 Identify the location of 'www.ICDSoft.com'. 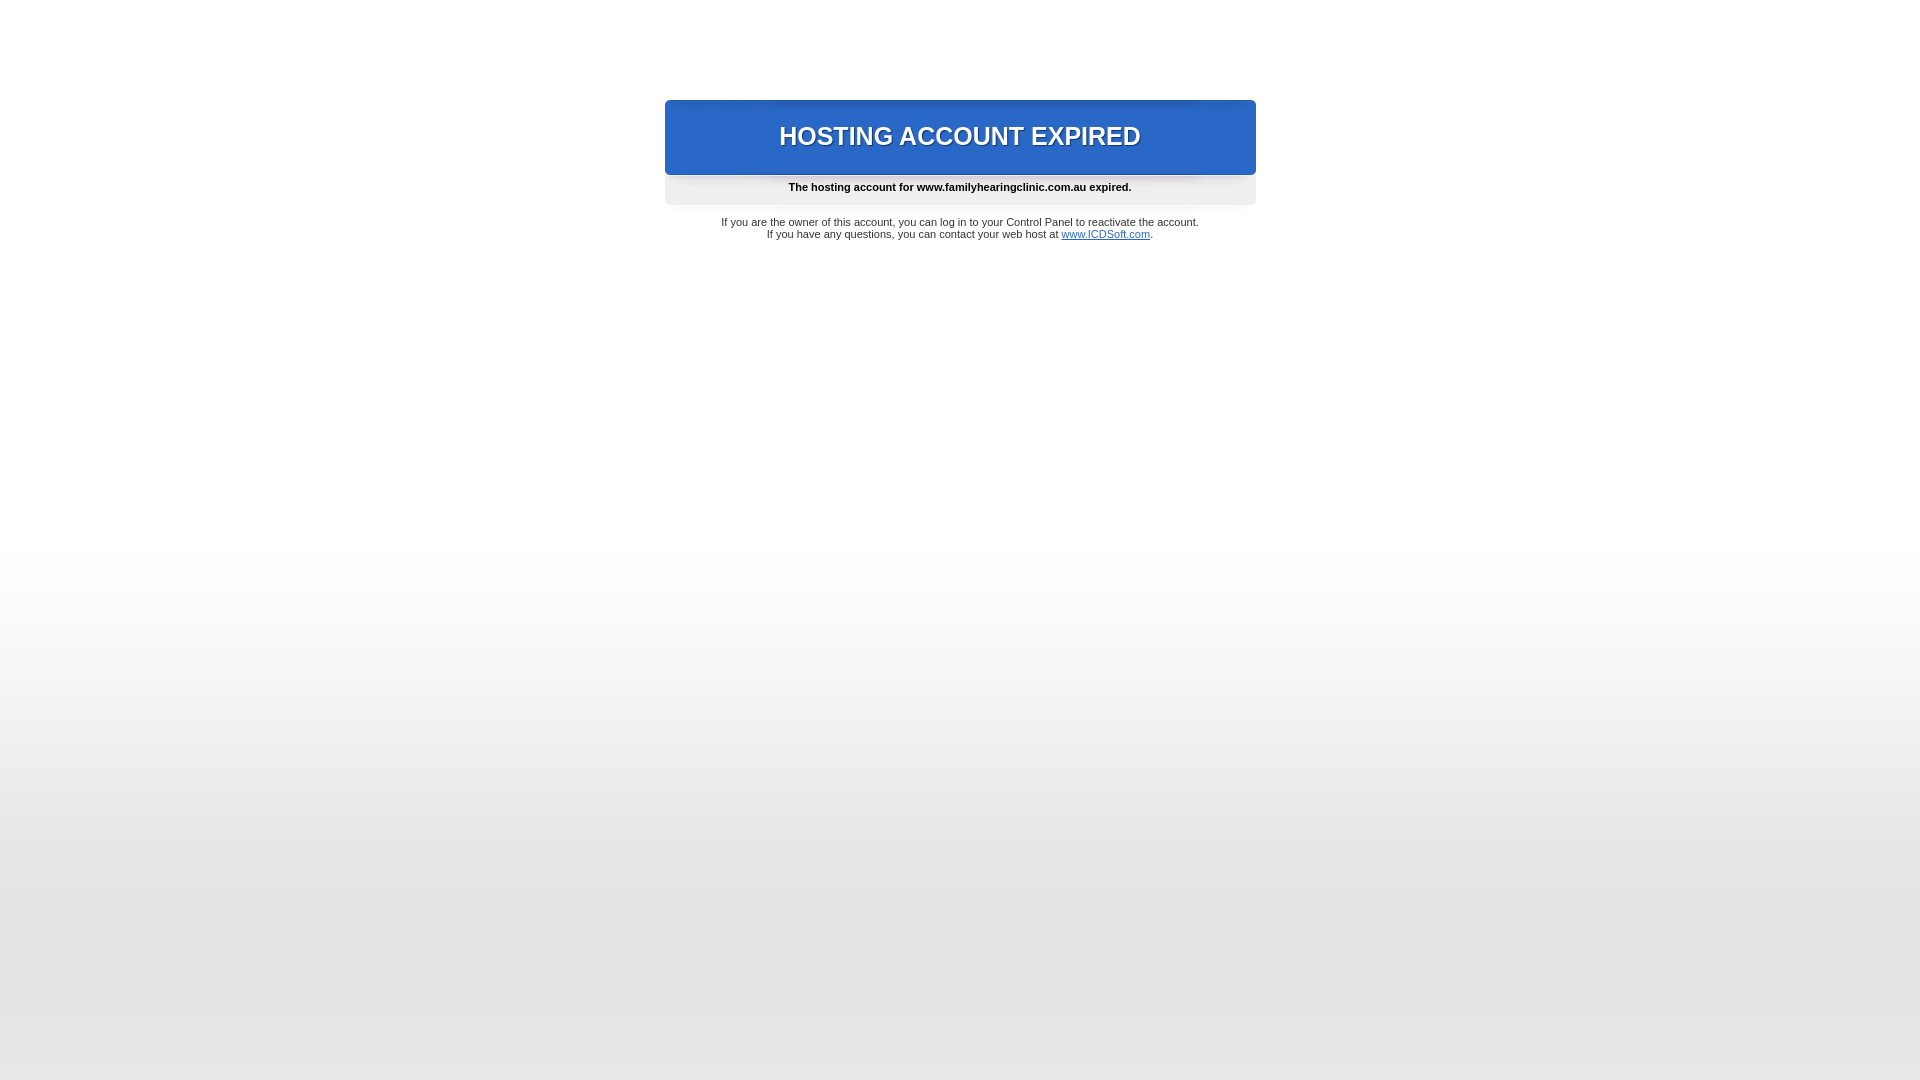
(1105, 233).